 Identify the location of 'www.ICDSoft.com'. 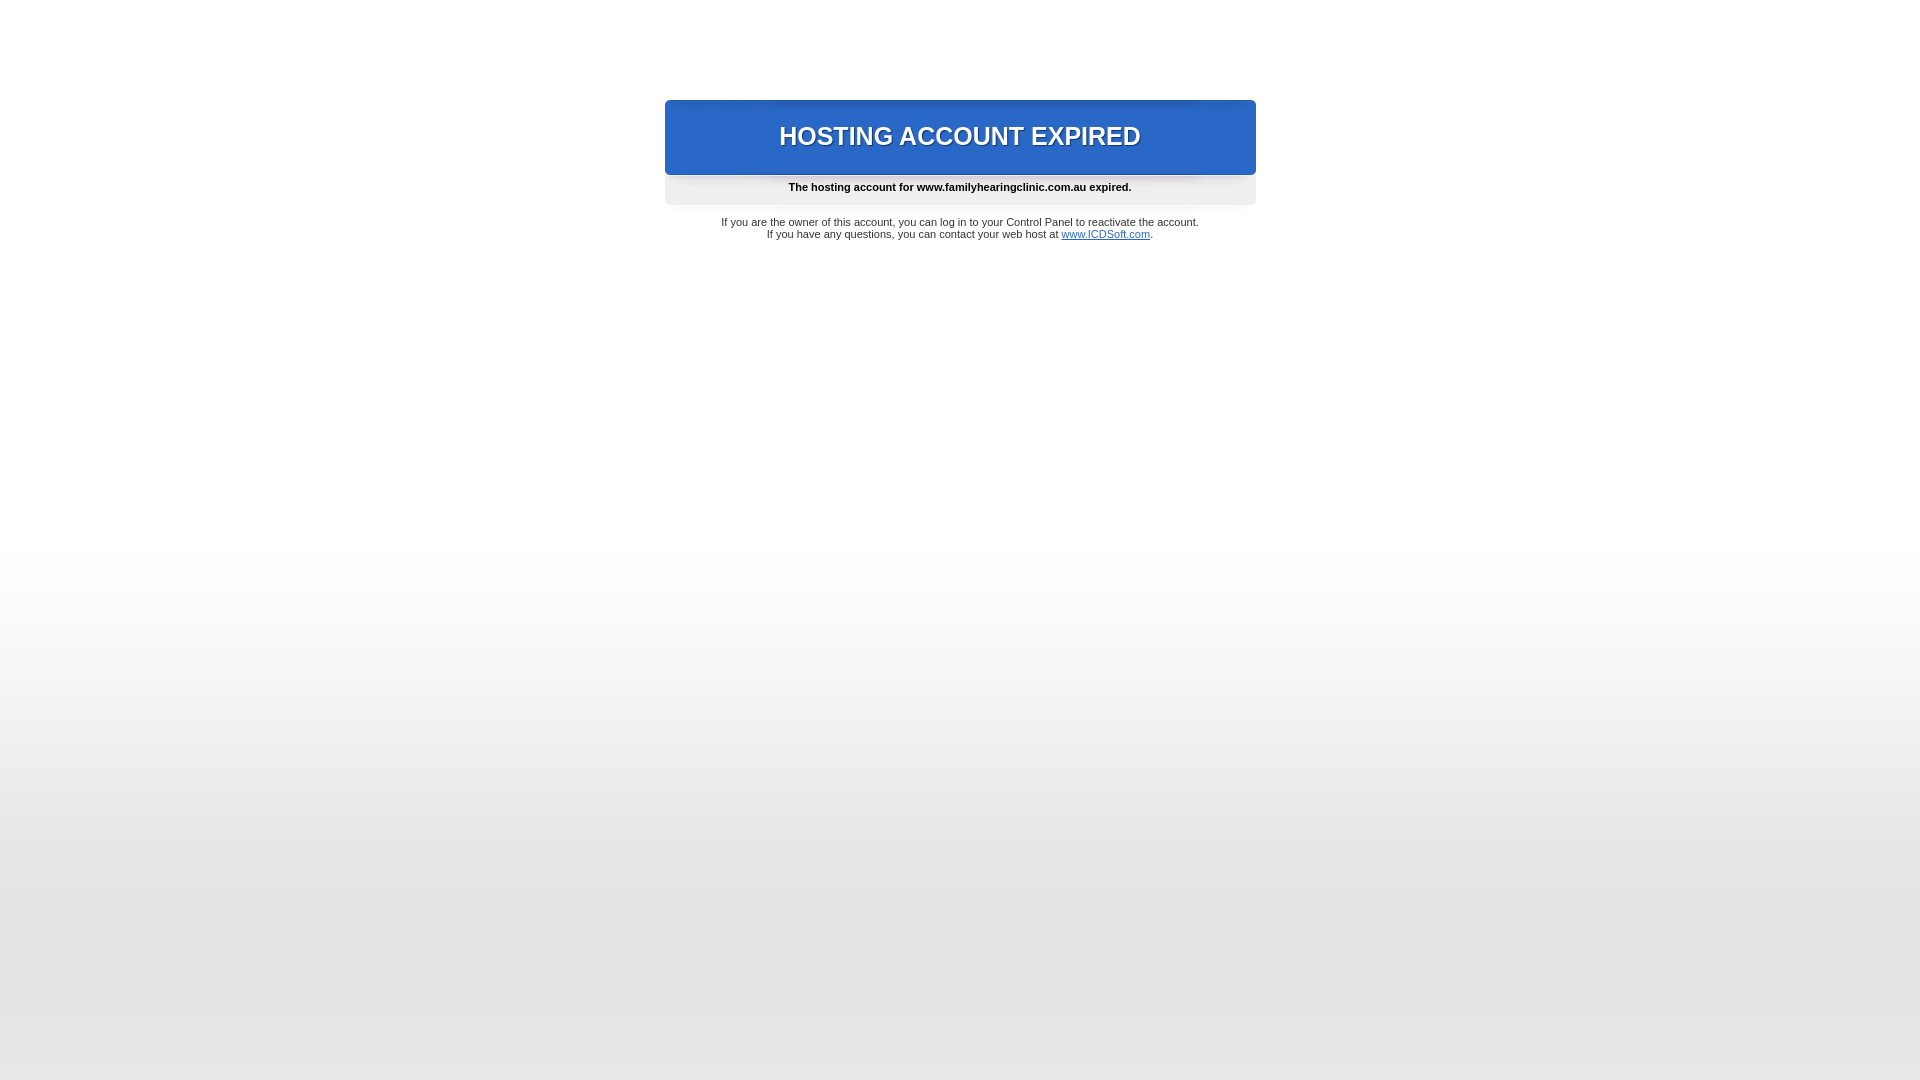
(1105, 233).